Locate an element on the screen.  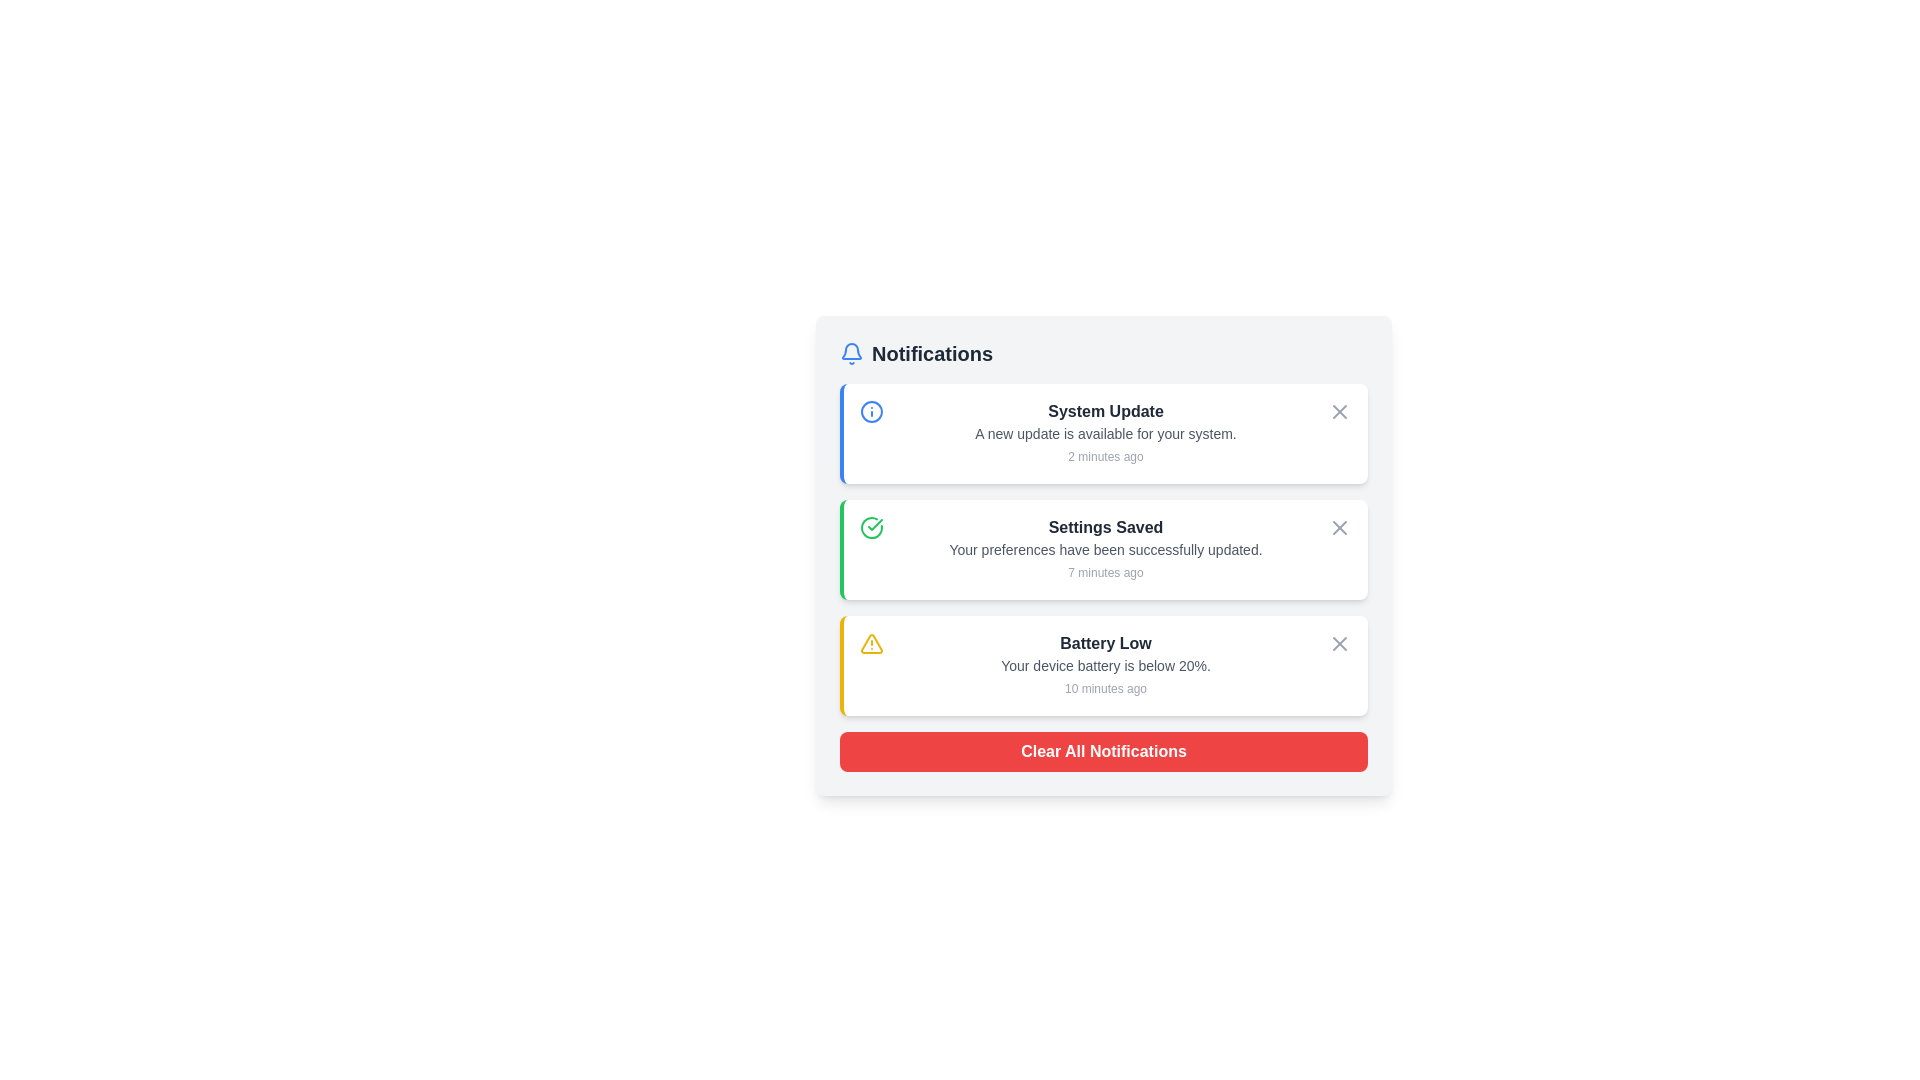
the green checkmark icon indicating a successful action within the notification about 'Settings Saved' is located at coordinates (875, 523).